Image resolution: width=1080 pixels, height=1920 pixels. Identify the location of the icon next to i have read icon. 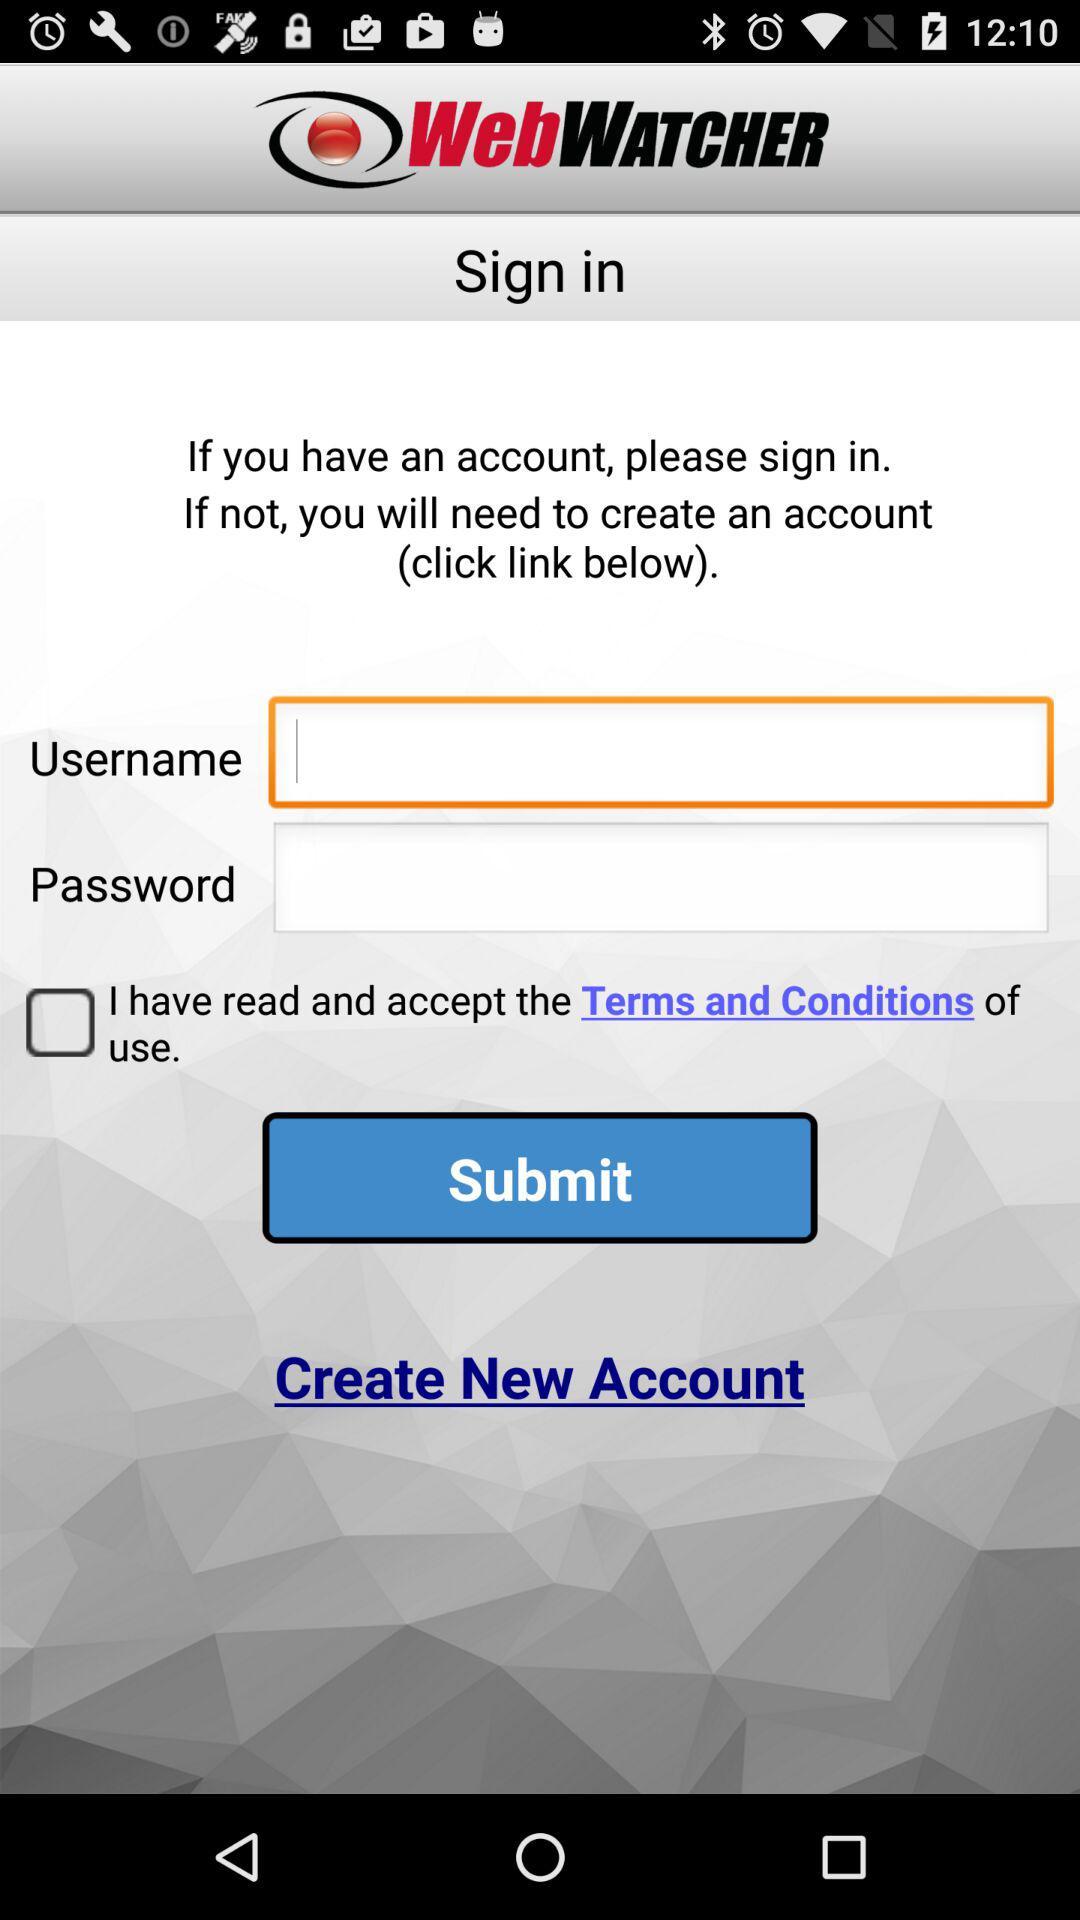
(59, 1022).